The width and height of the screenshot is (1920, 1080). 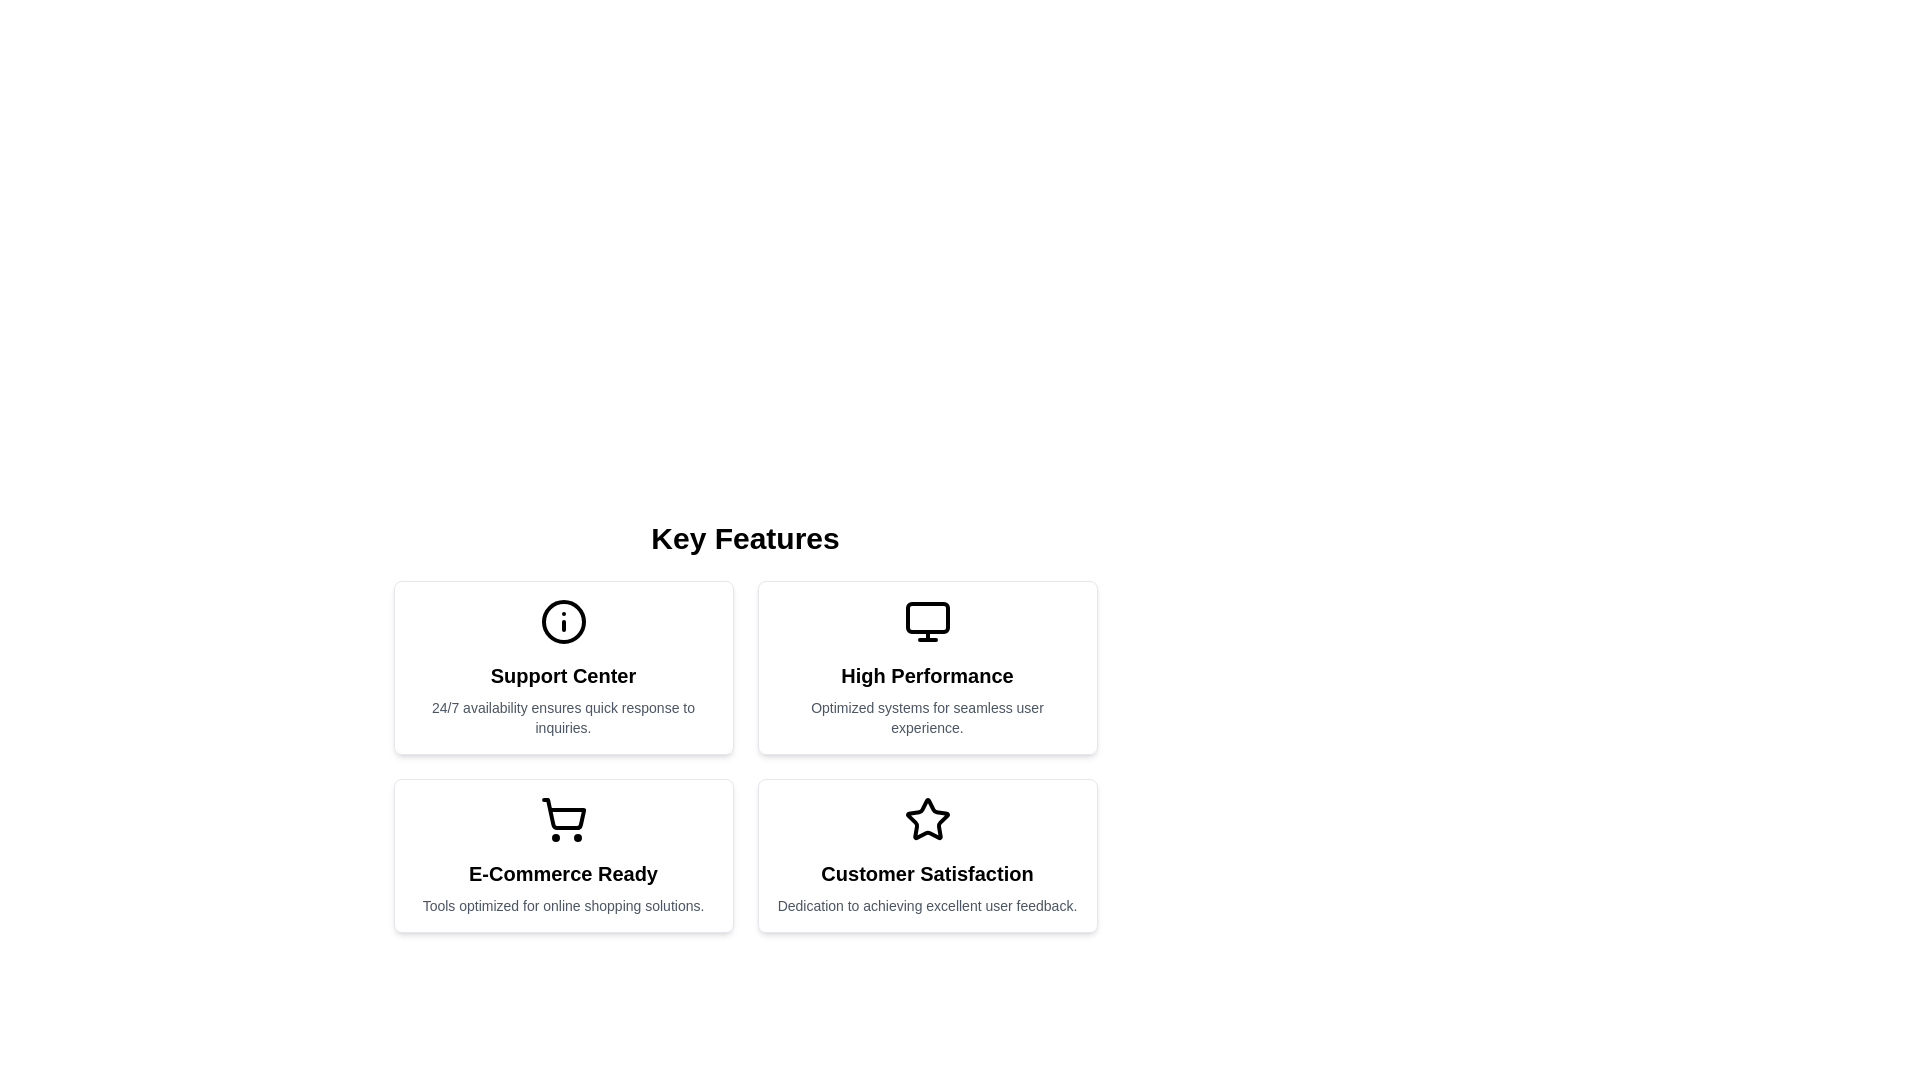 What do you see at coordinates (926, 906) in the screenshot?
I see `the static text element displaying 'Dedication to achieving excellent user feedback.' which is centrally aligned below the title 'Customer Satisfaction' within its card` at bounding box center [926, 906].